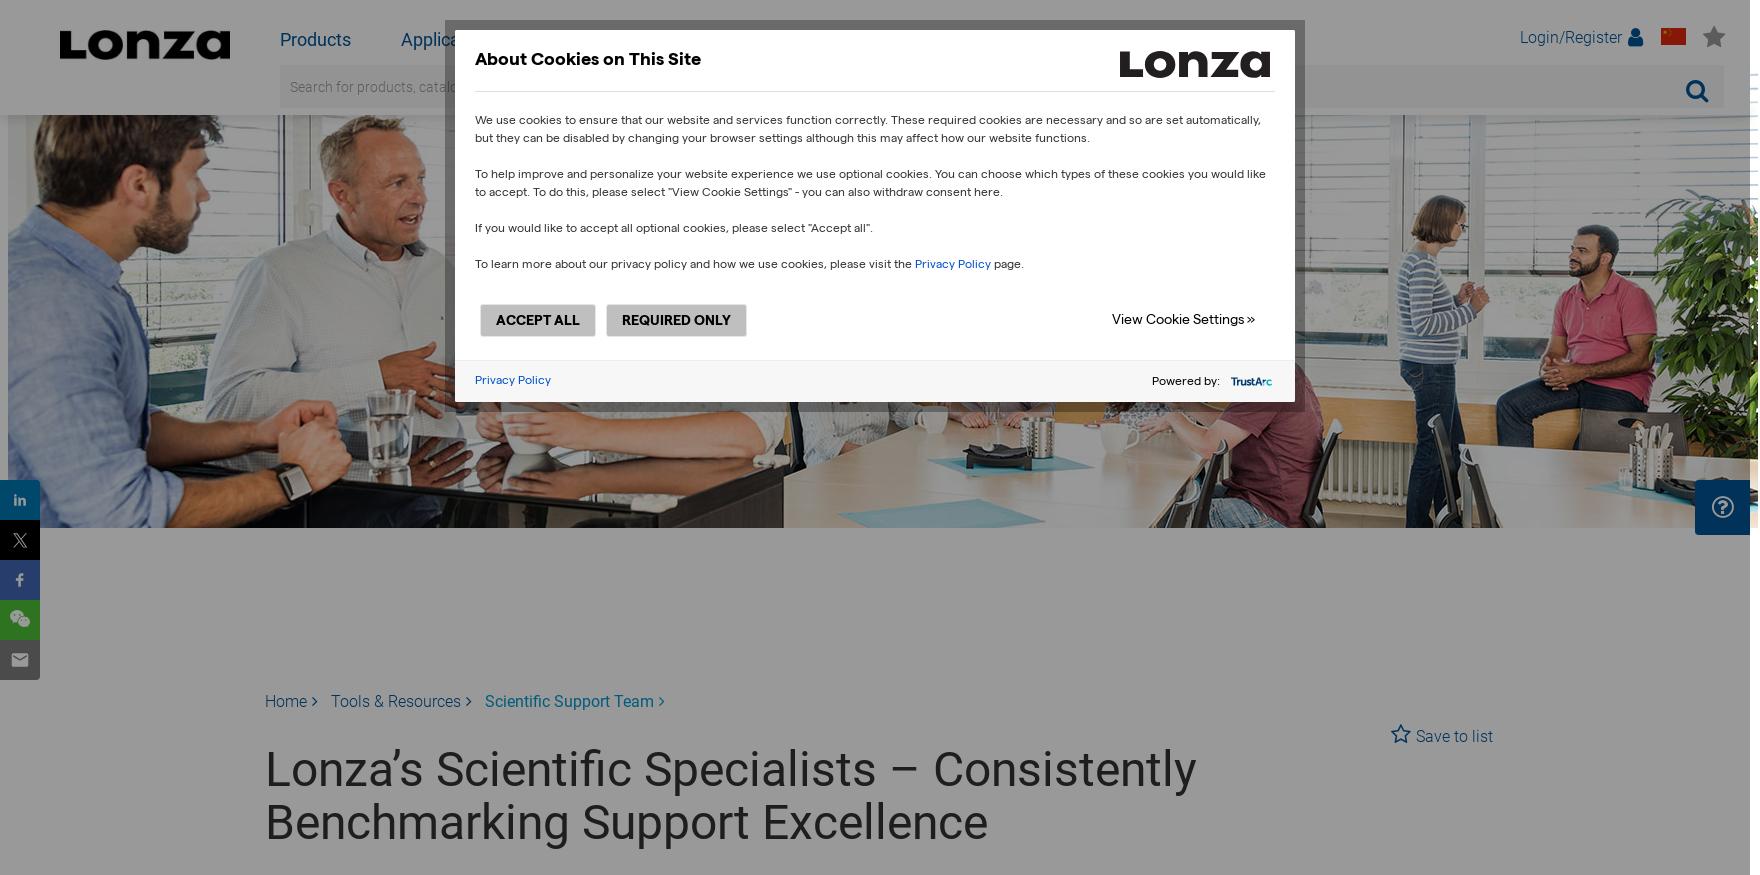 Image resolution: width=1760 pixels, height=875 pixels. I want to click on 'Our Company', so click(798, 38).